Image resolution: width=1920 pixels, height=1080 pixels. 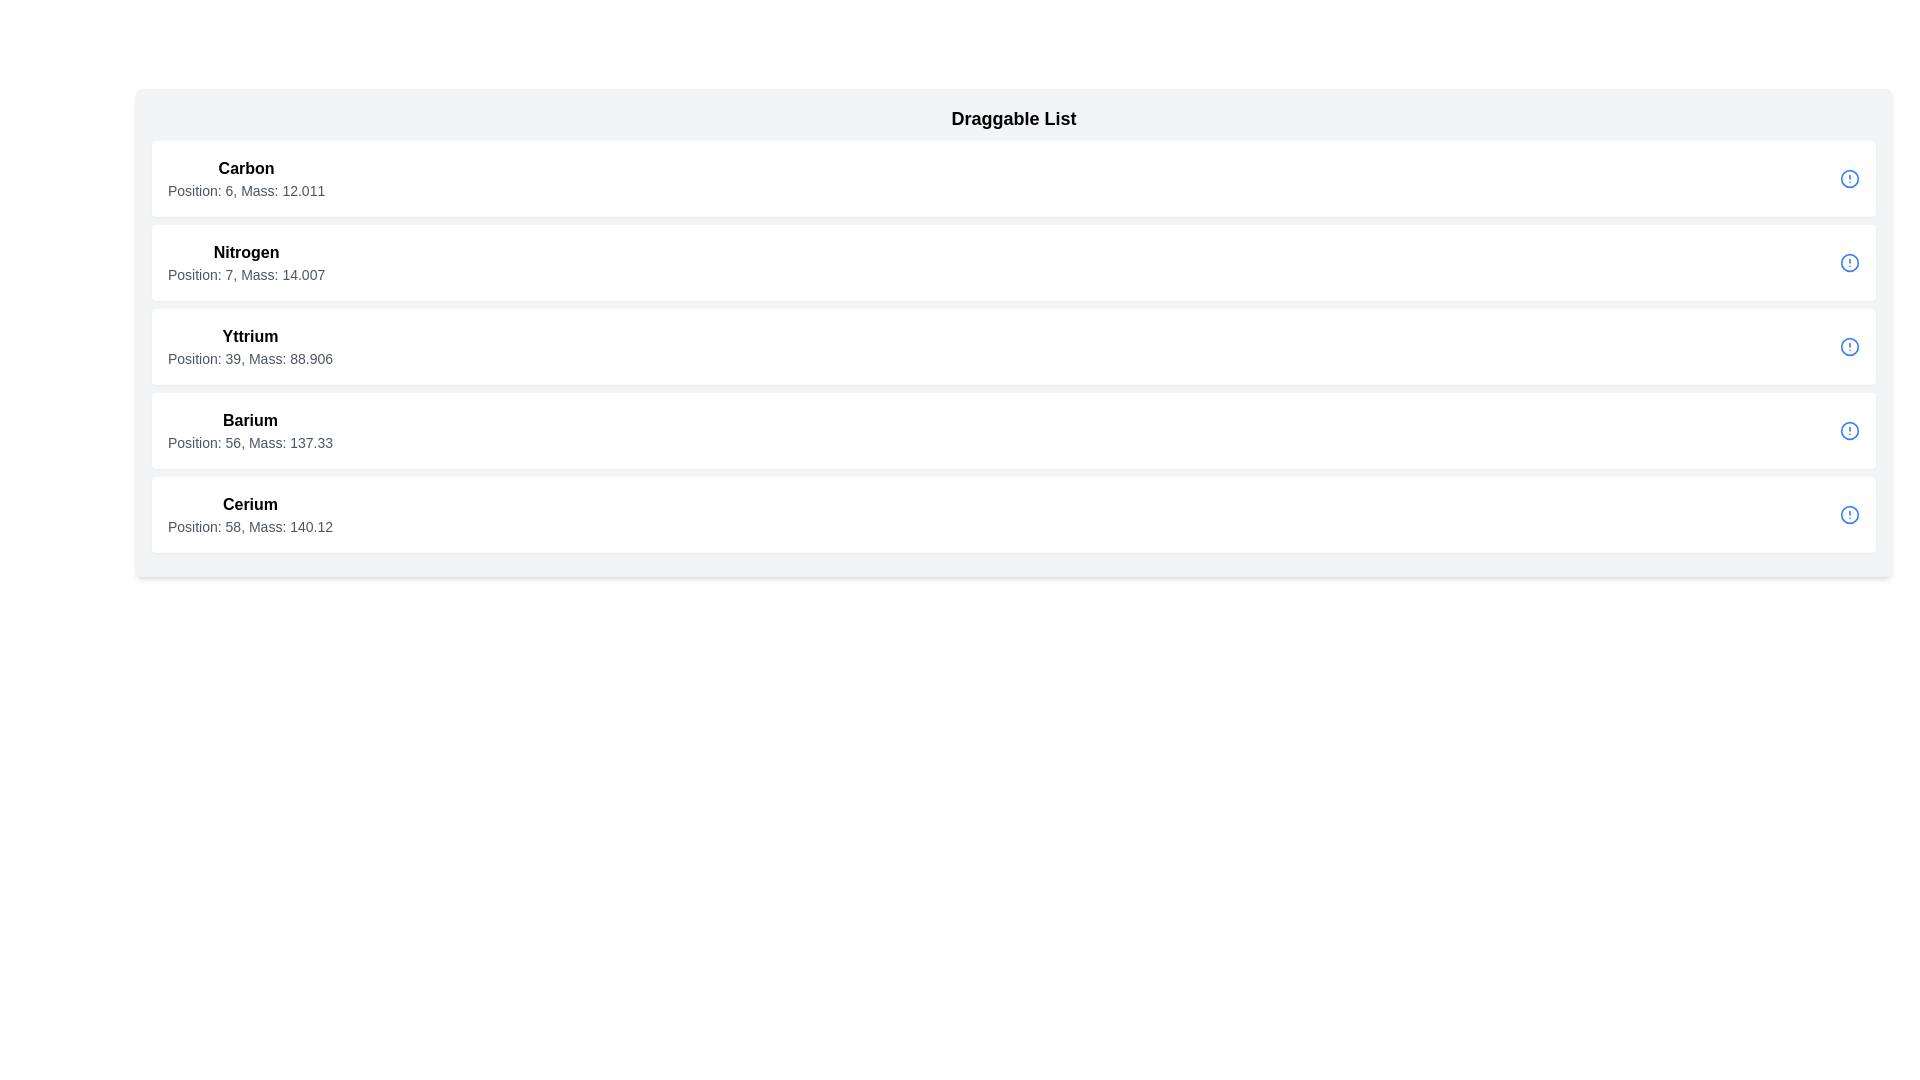 I want to click on the descriptive text label for the scientific entity Cerium, located beneath the Cerium label in the fifth card of the list, so click(x=249, y=526).